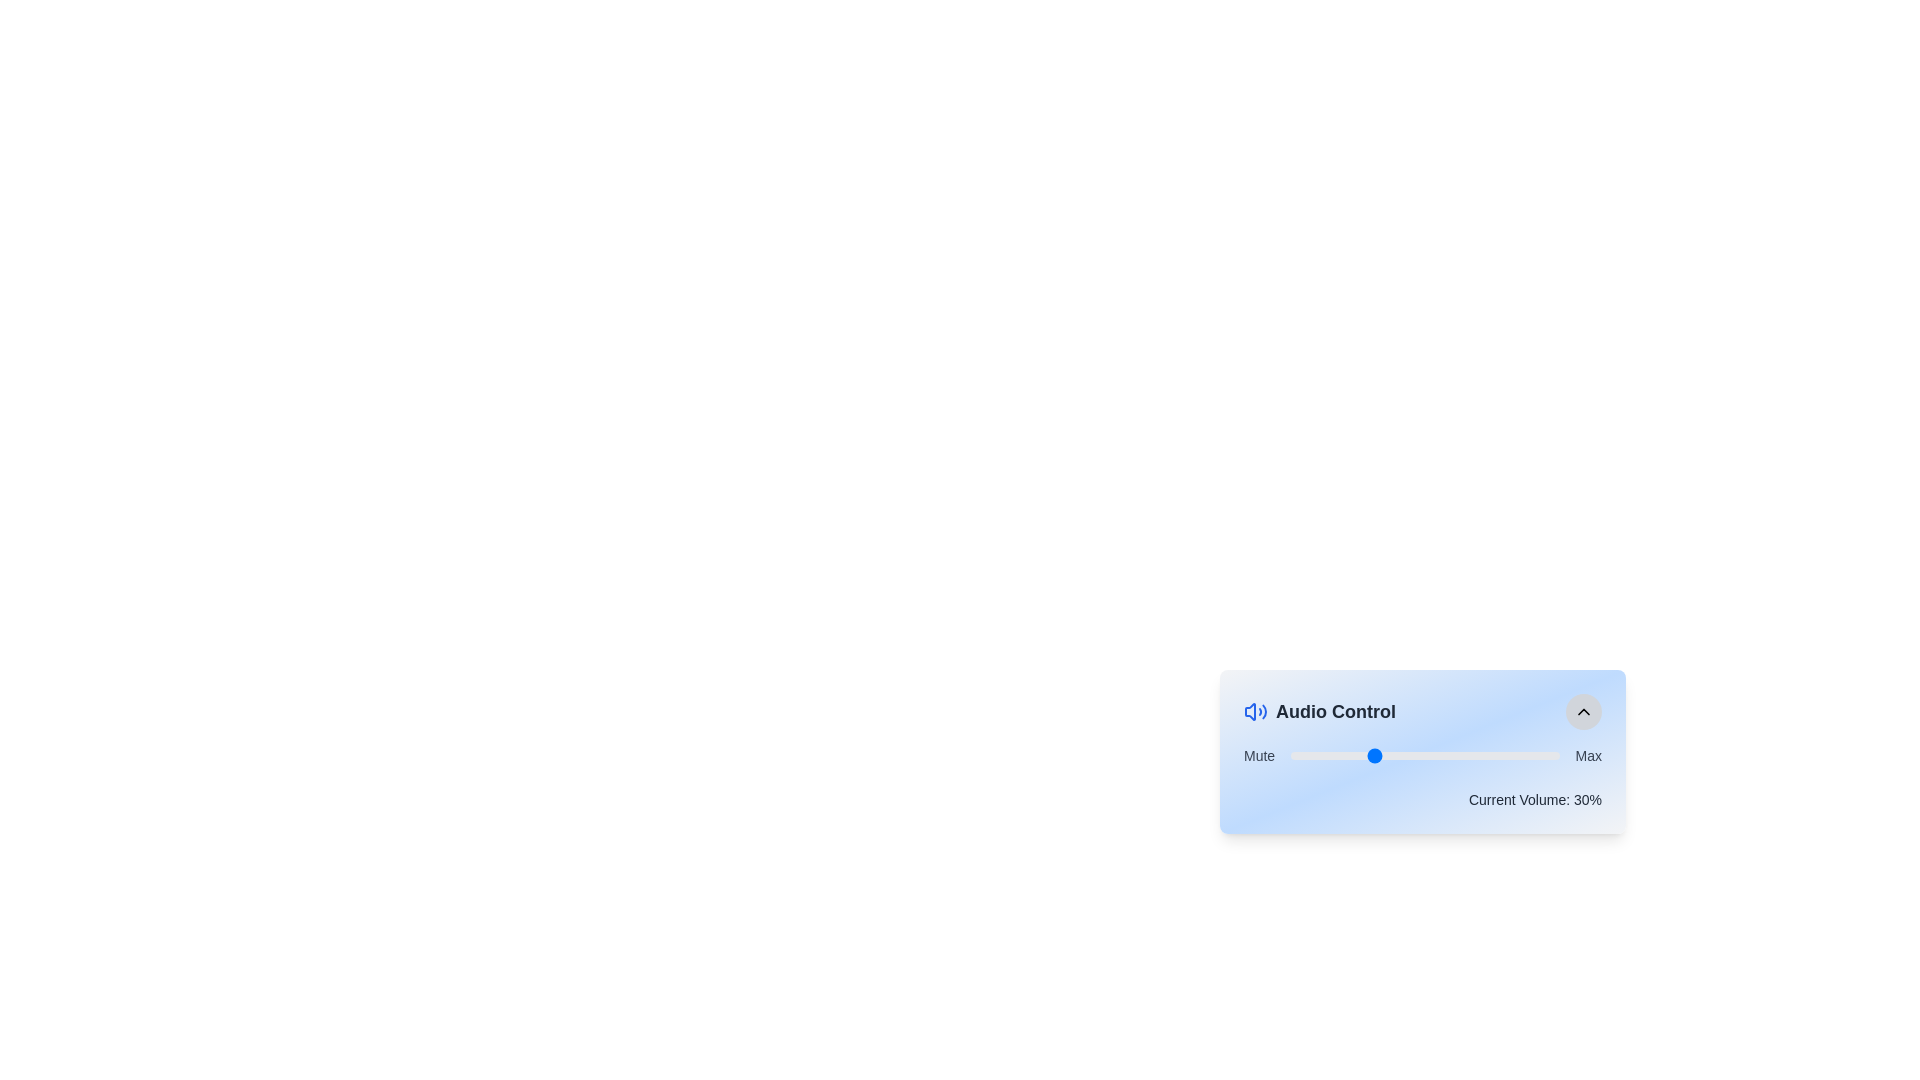  I want to click on the volume level, so click(1454, 756).